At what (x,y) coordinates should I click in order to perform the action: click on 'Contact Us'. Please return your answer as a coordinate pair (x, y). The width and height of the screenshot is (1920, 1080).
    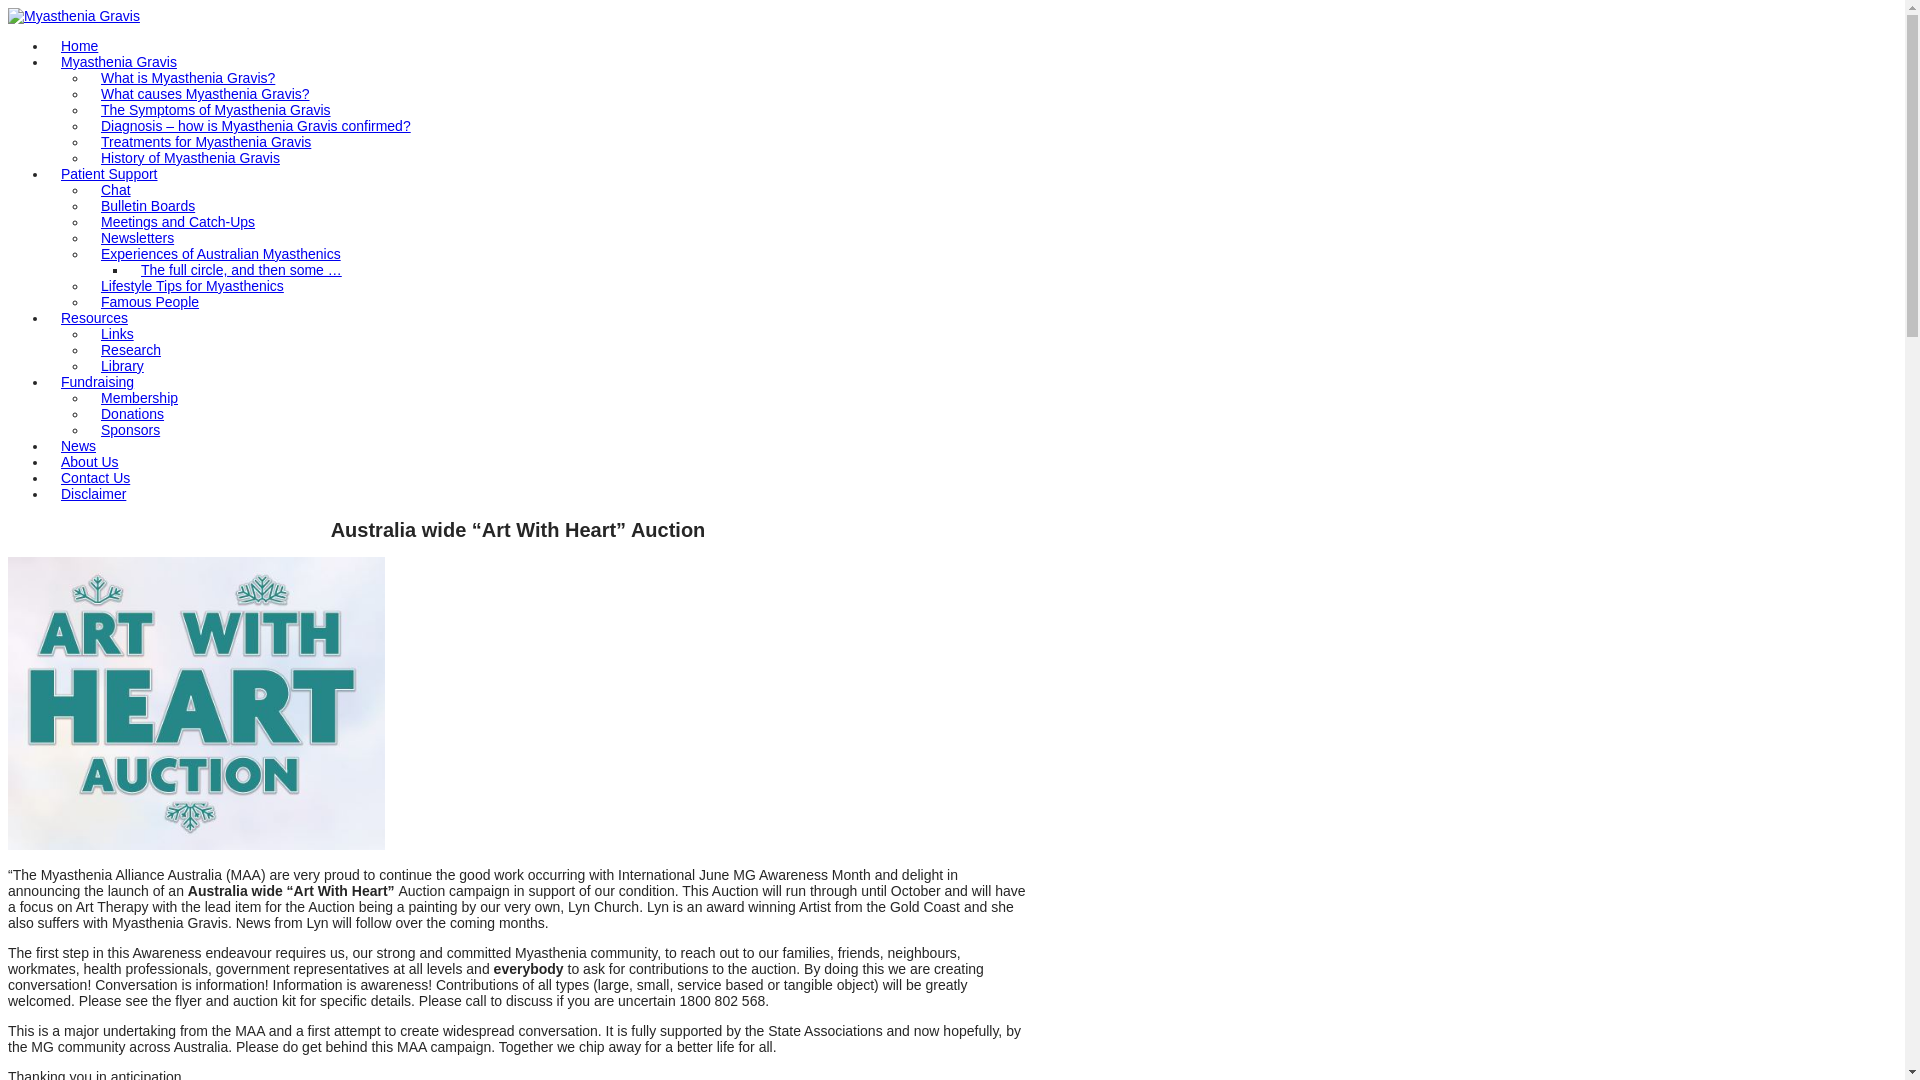
    Looking at the image, I should click on (94, 478).